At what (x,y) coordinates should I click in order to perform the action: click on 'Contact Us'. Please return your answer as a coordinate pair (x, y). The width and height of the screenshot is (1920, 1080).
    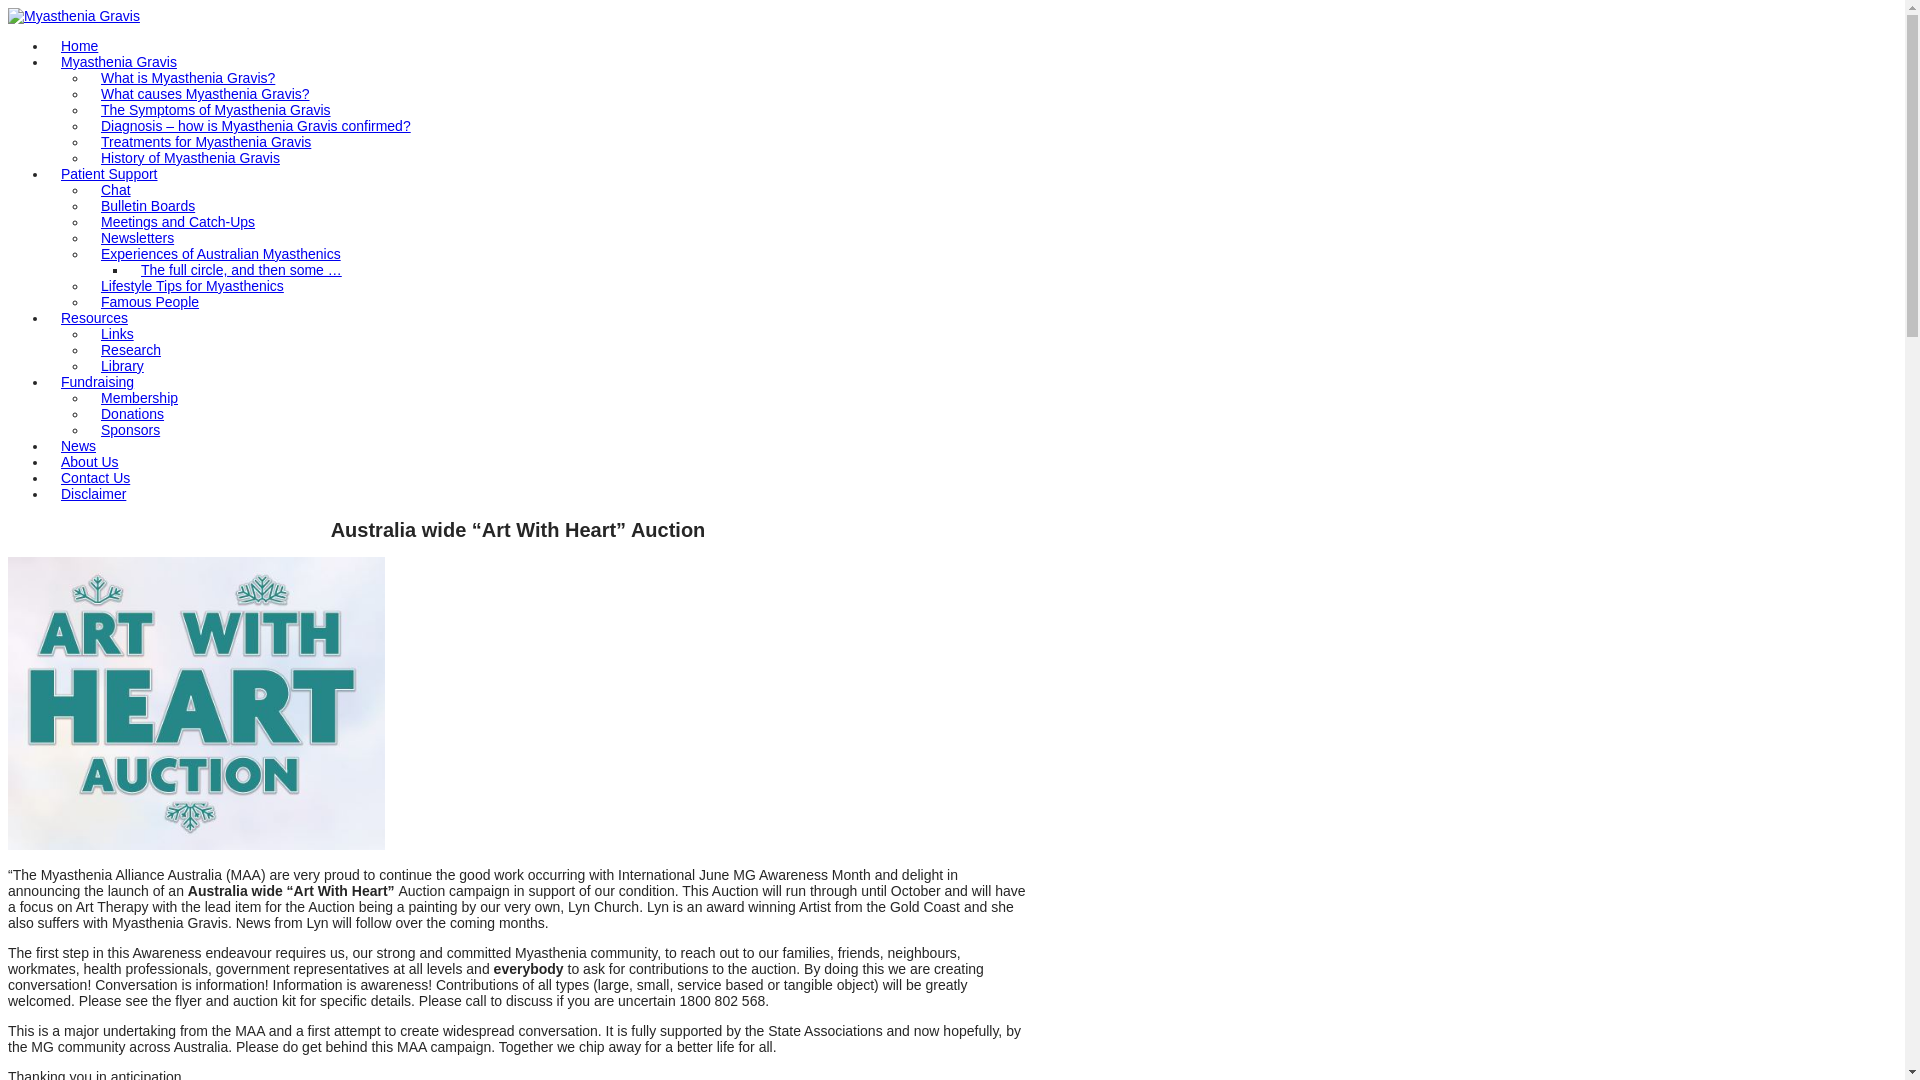
    Looking at the image, I should click on (94, 478).